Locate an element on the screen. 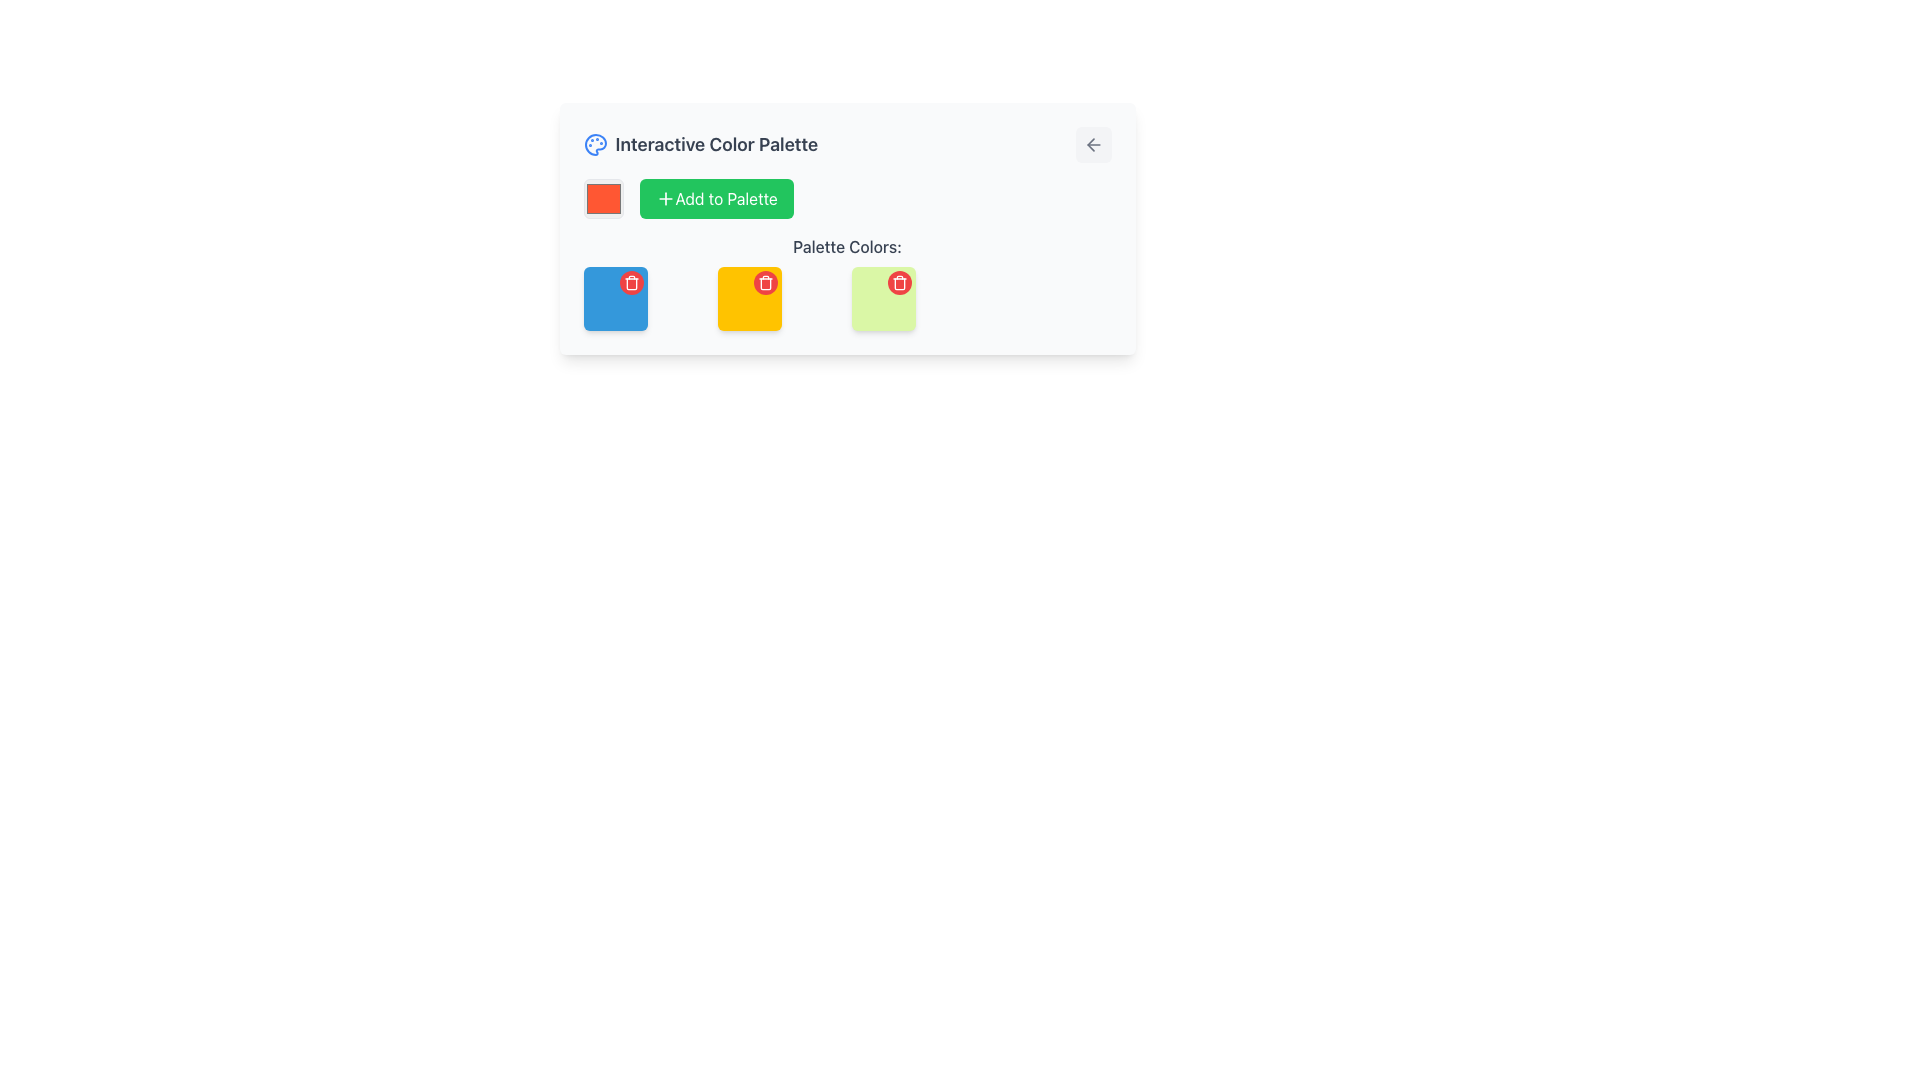  the color palette icon, which is the leading component of the group containing the 'Interactive Color Palette' text, located near the top left of the interface is located at coordinates (594, 144).